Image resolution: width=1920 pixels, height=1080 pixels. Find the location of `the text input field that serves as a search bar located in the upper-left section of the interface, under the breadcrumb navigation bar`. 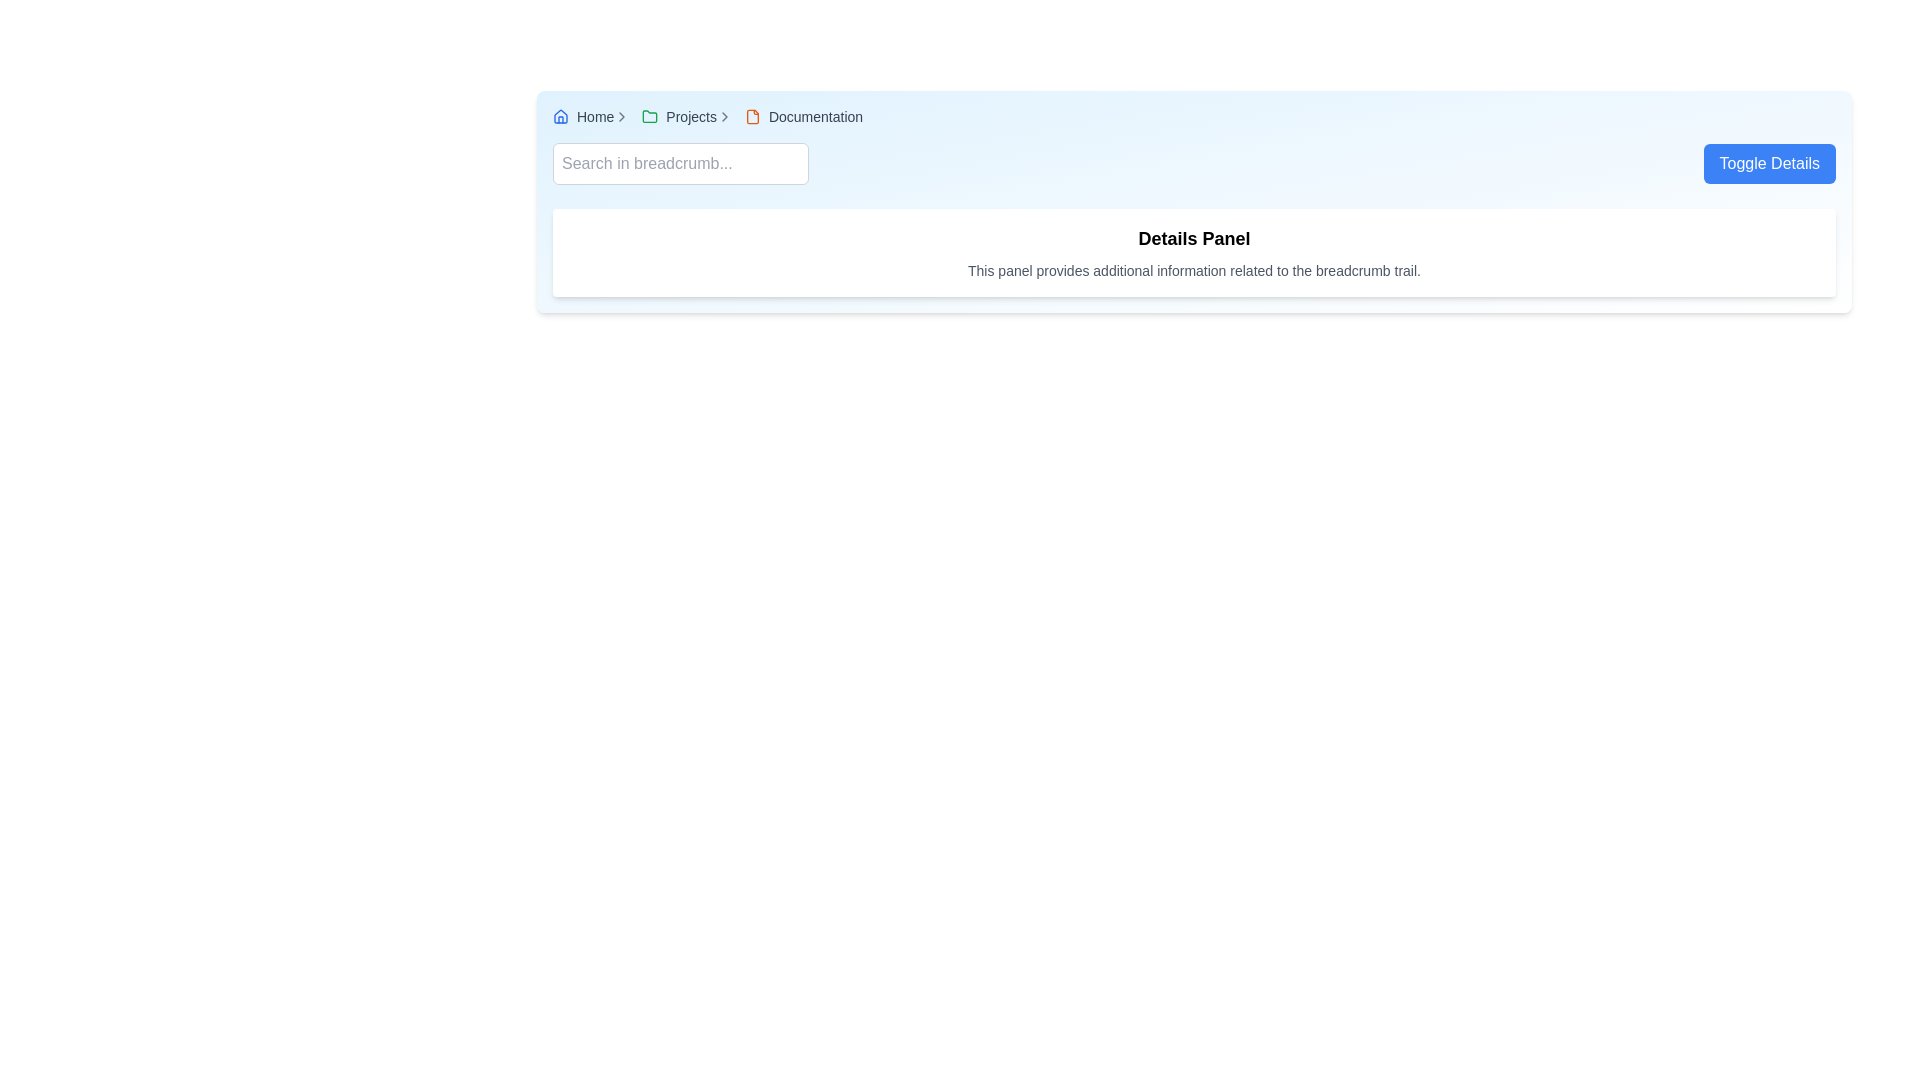

the text input field that serves as a search bar located in the upper-left section of the interface, under the breadcrumb navigation bar is located at coordinates (681, 163).